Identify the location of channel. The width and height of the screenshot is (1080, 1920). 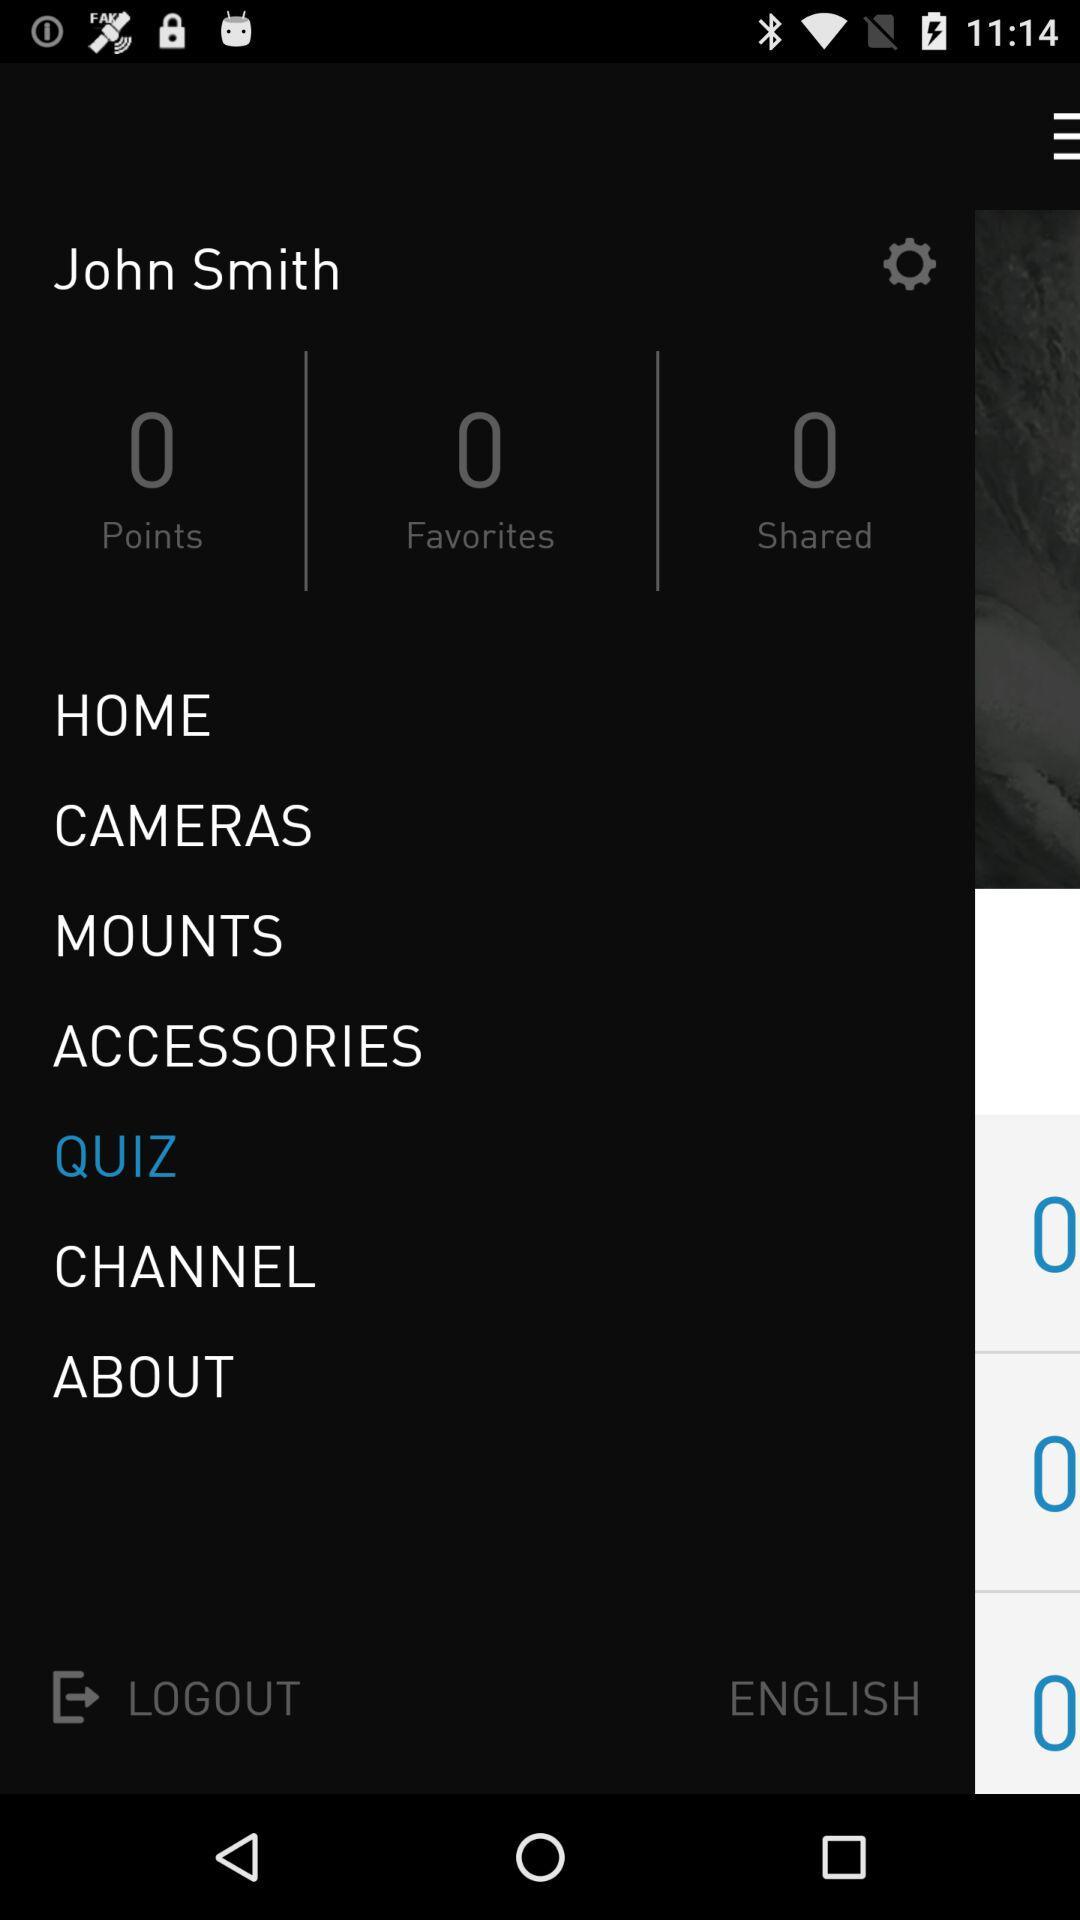
(184, 1264).